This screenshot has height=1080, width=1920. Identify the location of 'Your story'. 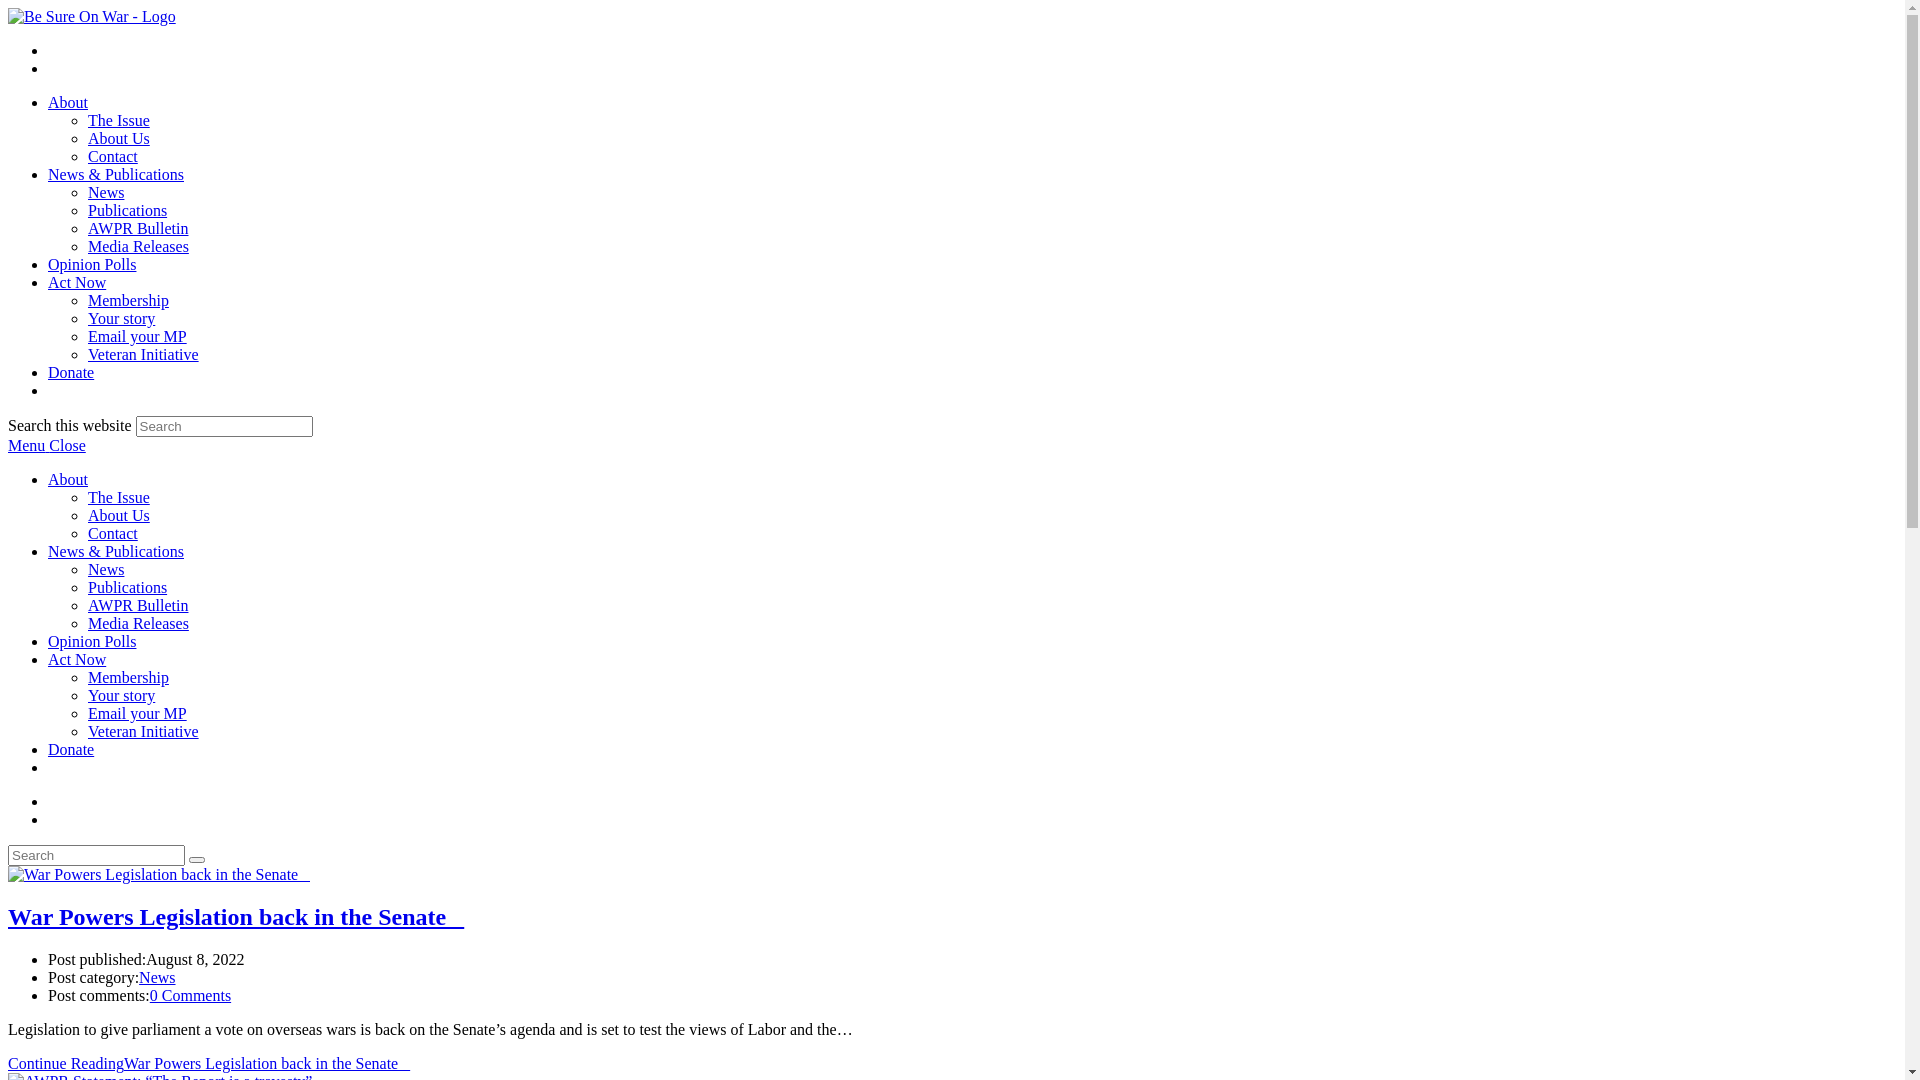
(120, 317).